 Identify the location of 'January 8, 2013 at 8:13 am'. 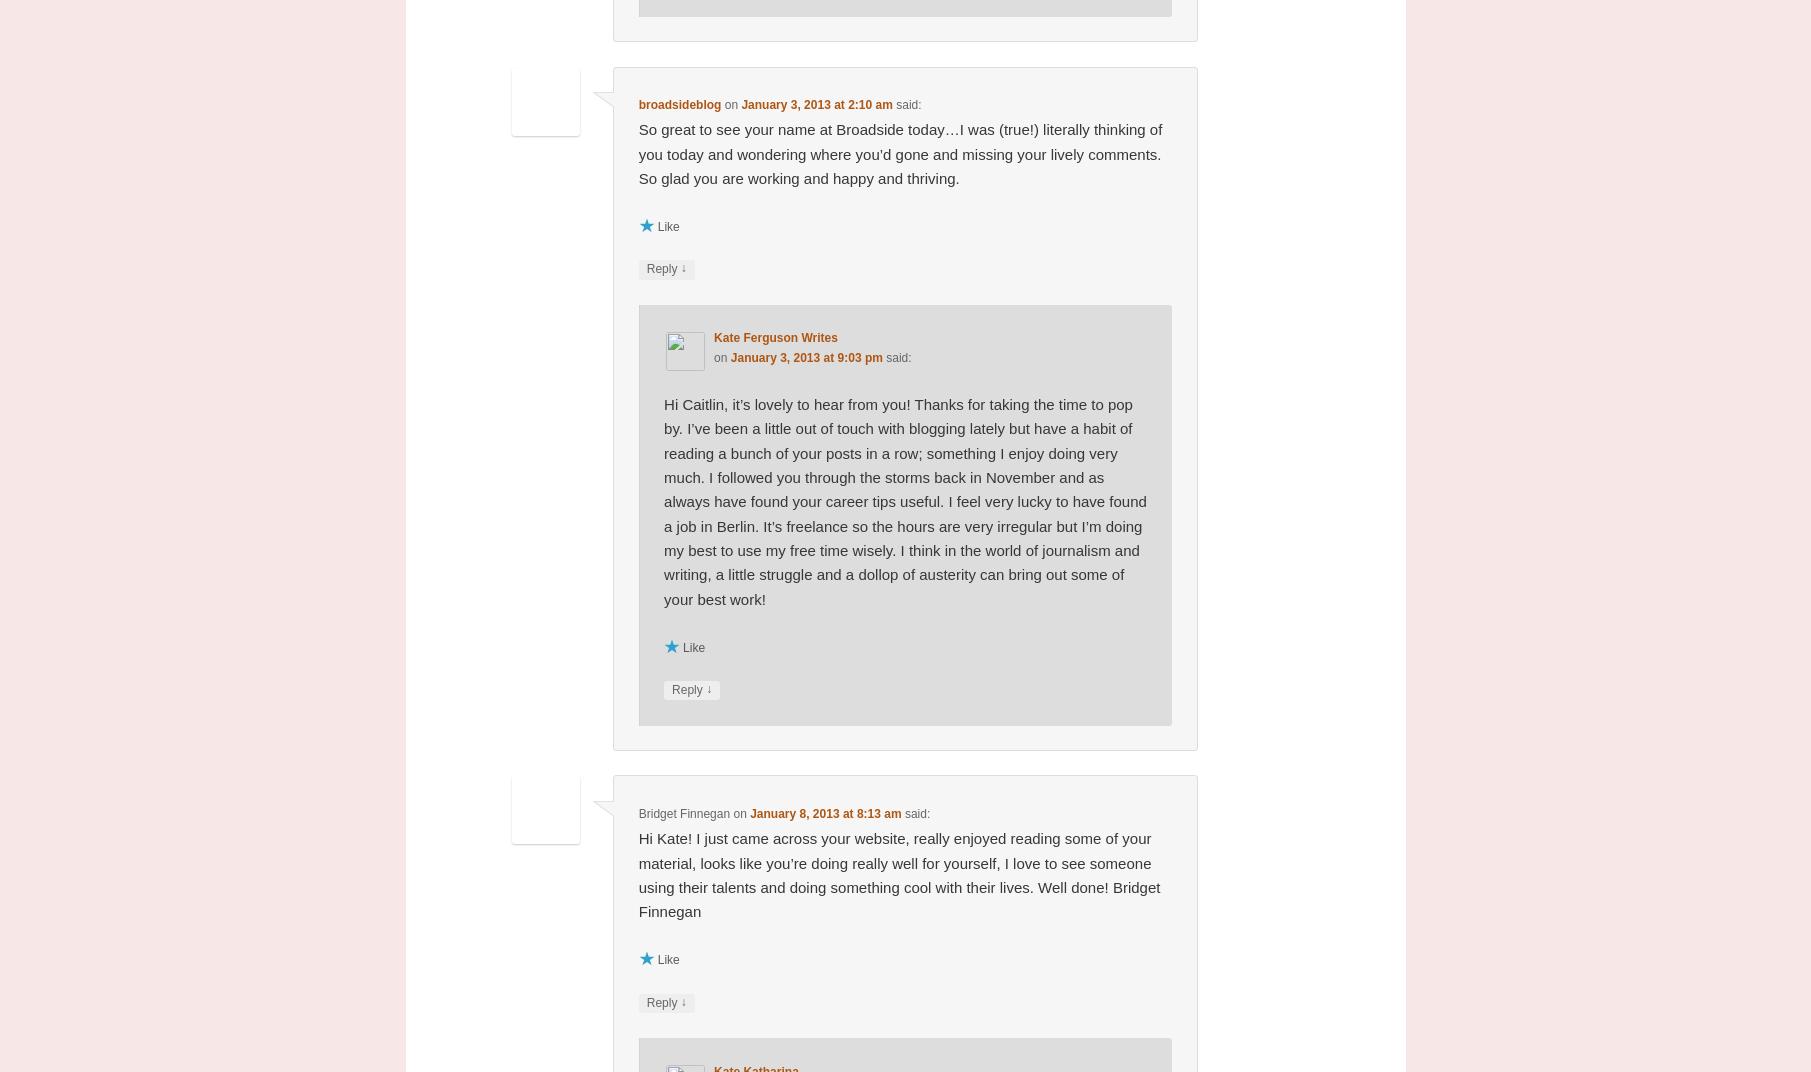
(825, 812).